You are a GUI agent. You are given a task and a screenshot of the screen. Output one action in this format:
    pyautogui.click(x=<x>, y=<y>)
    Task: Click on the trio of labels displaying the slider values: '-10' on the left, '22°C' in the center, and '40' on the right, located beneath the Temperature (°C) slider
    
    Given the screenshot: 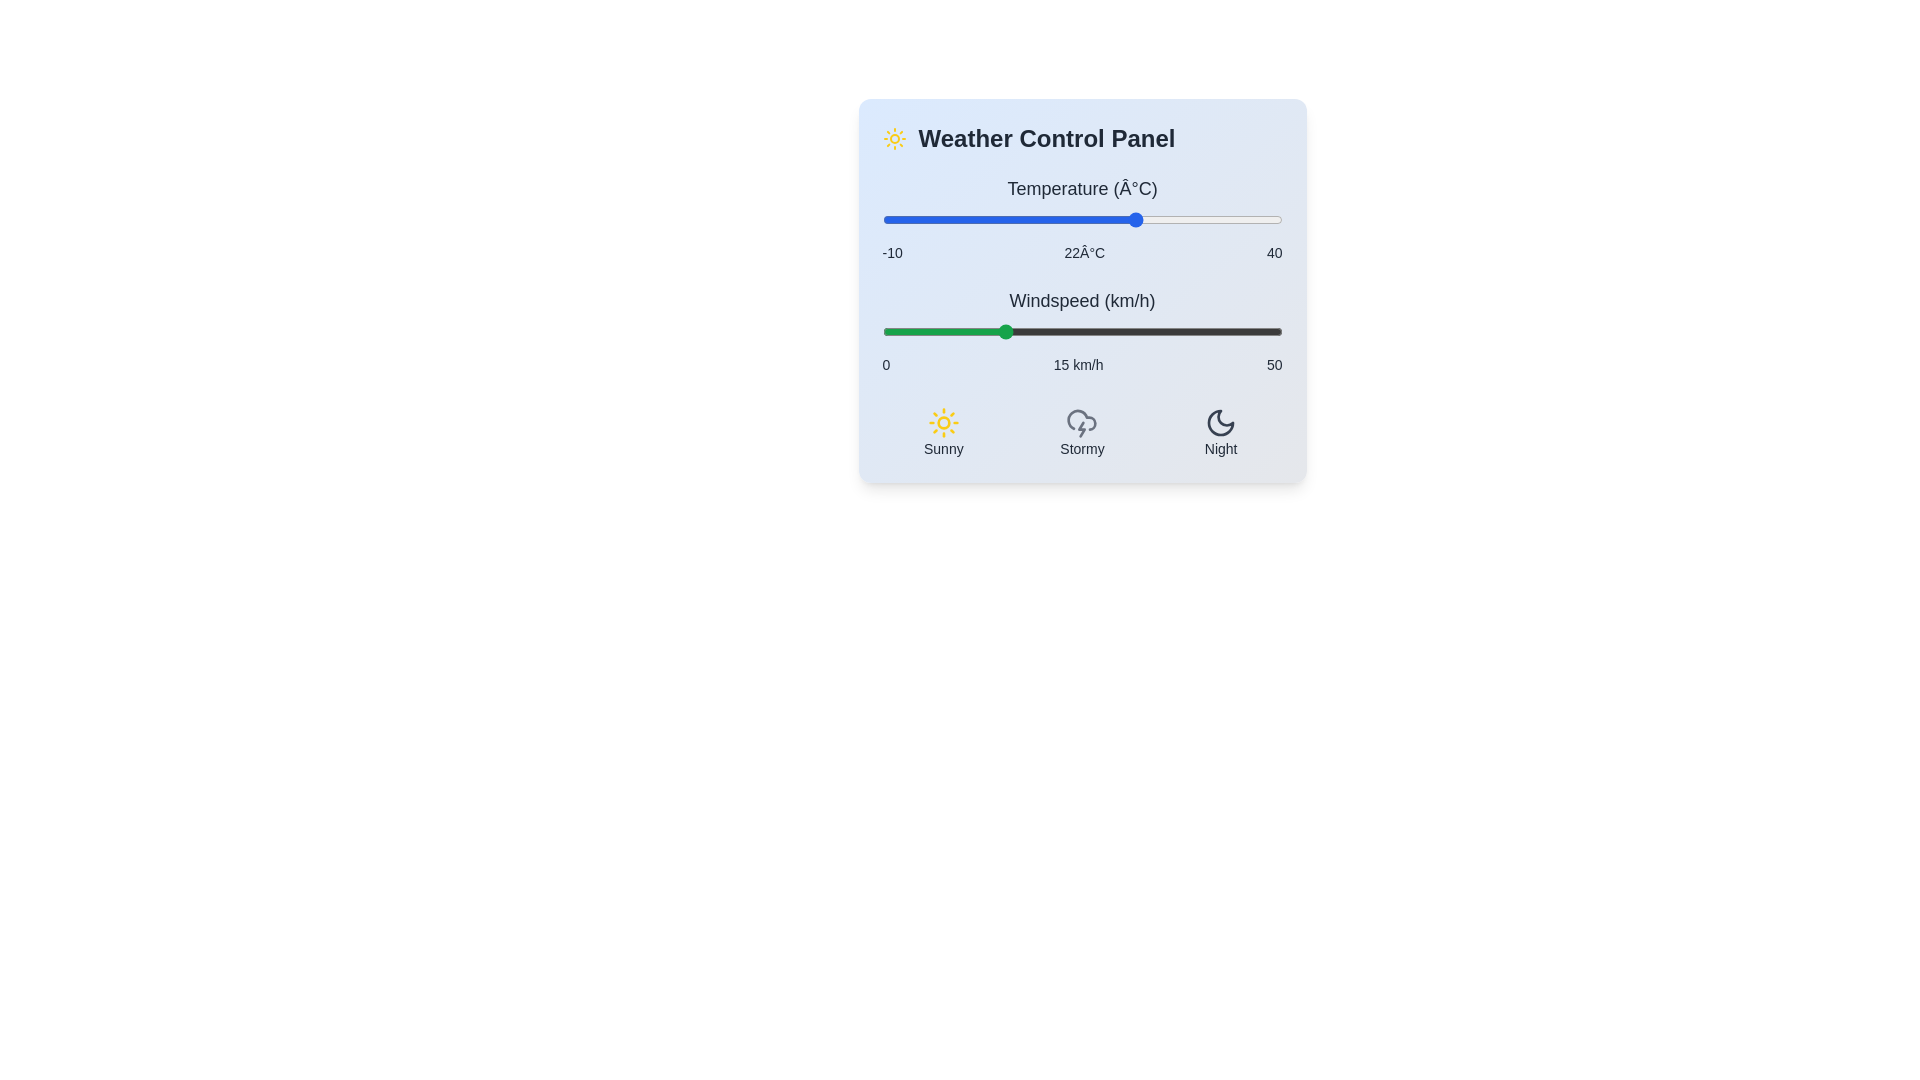 What is the action you would take?
    pyautogui.click(x=1081, y=252)
    